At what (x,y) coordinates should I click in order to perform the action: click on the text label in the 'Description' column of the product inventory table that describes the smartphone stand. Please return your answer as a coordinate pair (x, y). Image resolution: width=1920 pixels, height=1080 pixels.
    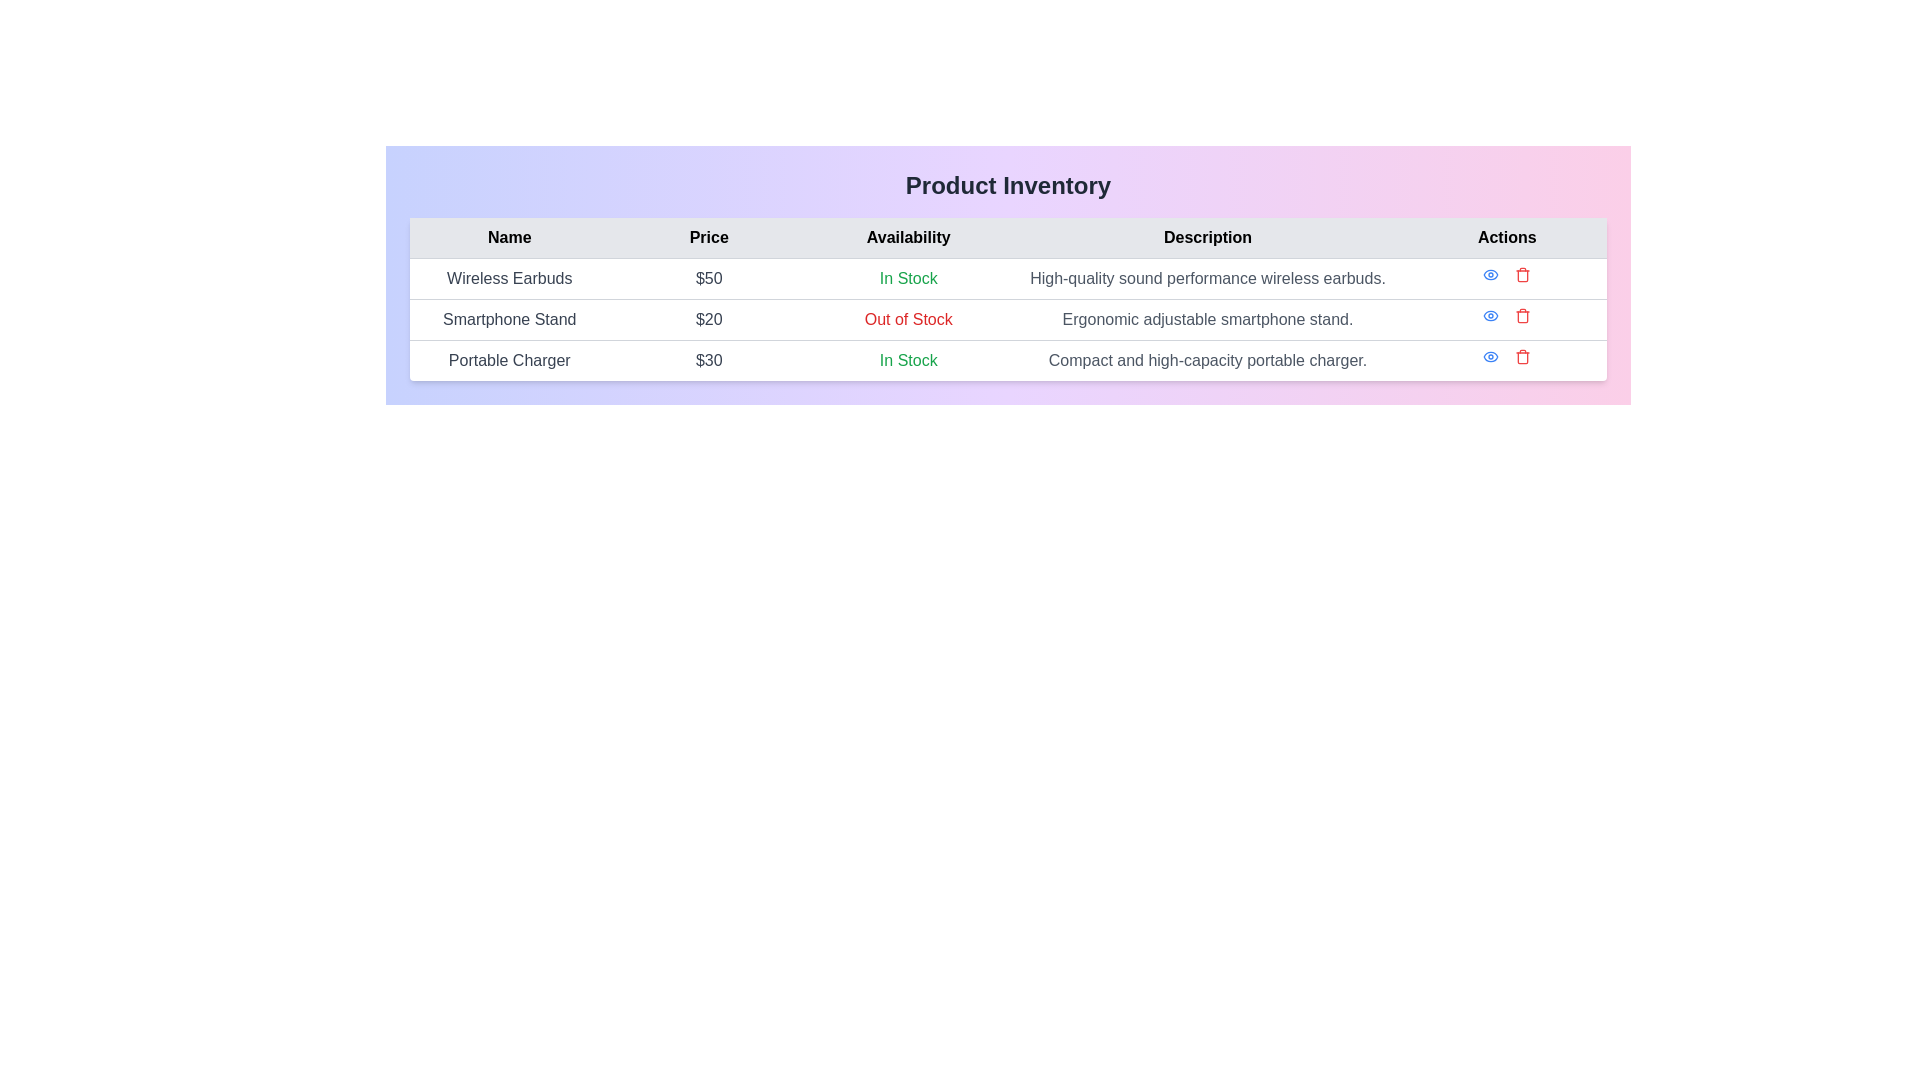
    Looking at the image, I should click on (1207, 319).